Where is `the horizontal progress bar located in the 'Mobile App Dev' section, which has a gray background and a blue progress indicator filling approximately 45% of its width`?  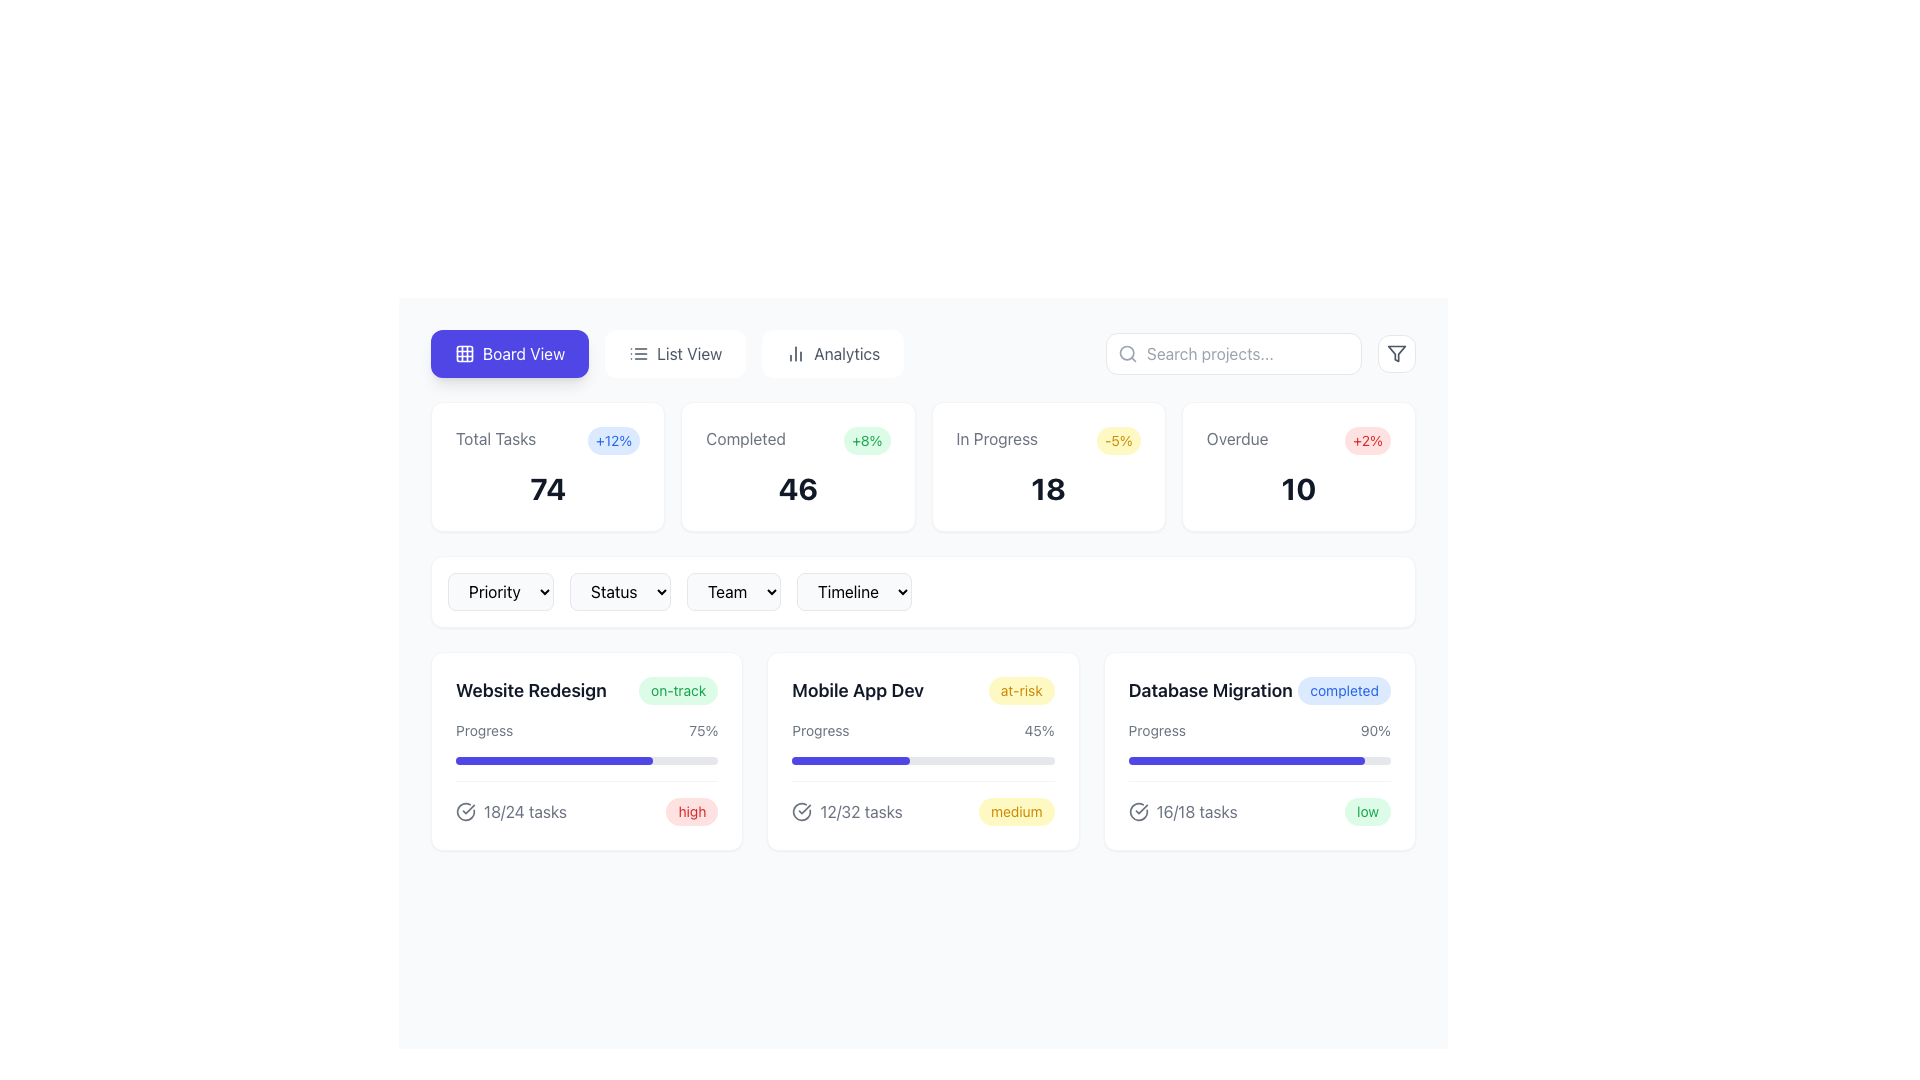 the horizontal progress bar located in the 'Mobile App Dev' section, which has a gray background and a blue progress indicator filling approximately 45% of its width is located at coordinates (922, 760).